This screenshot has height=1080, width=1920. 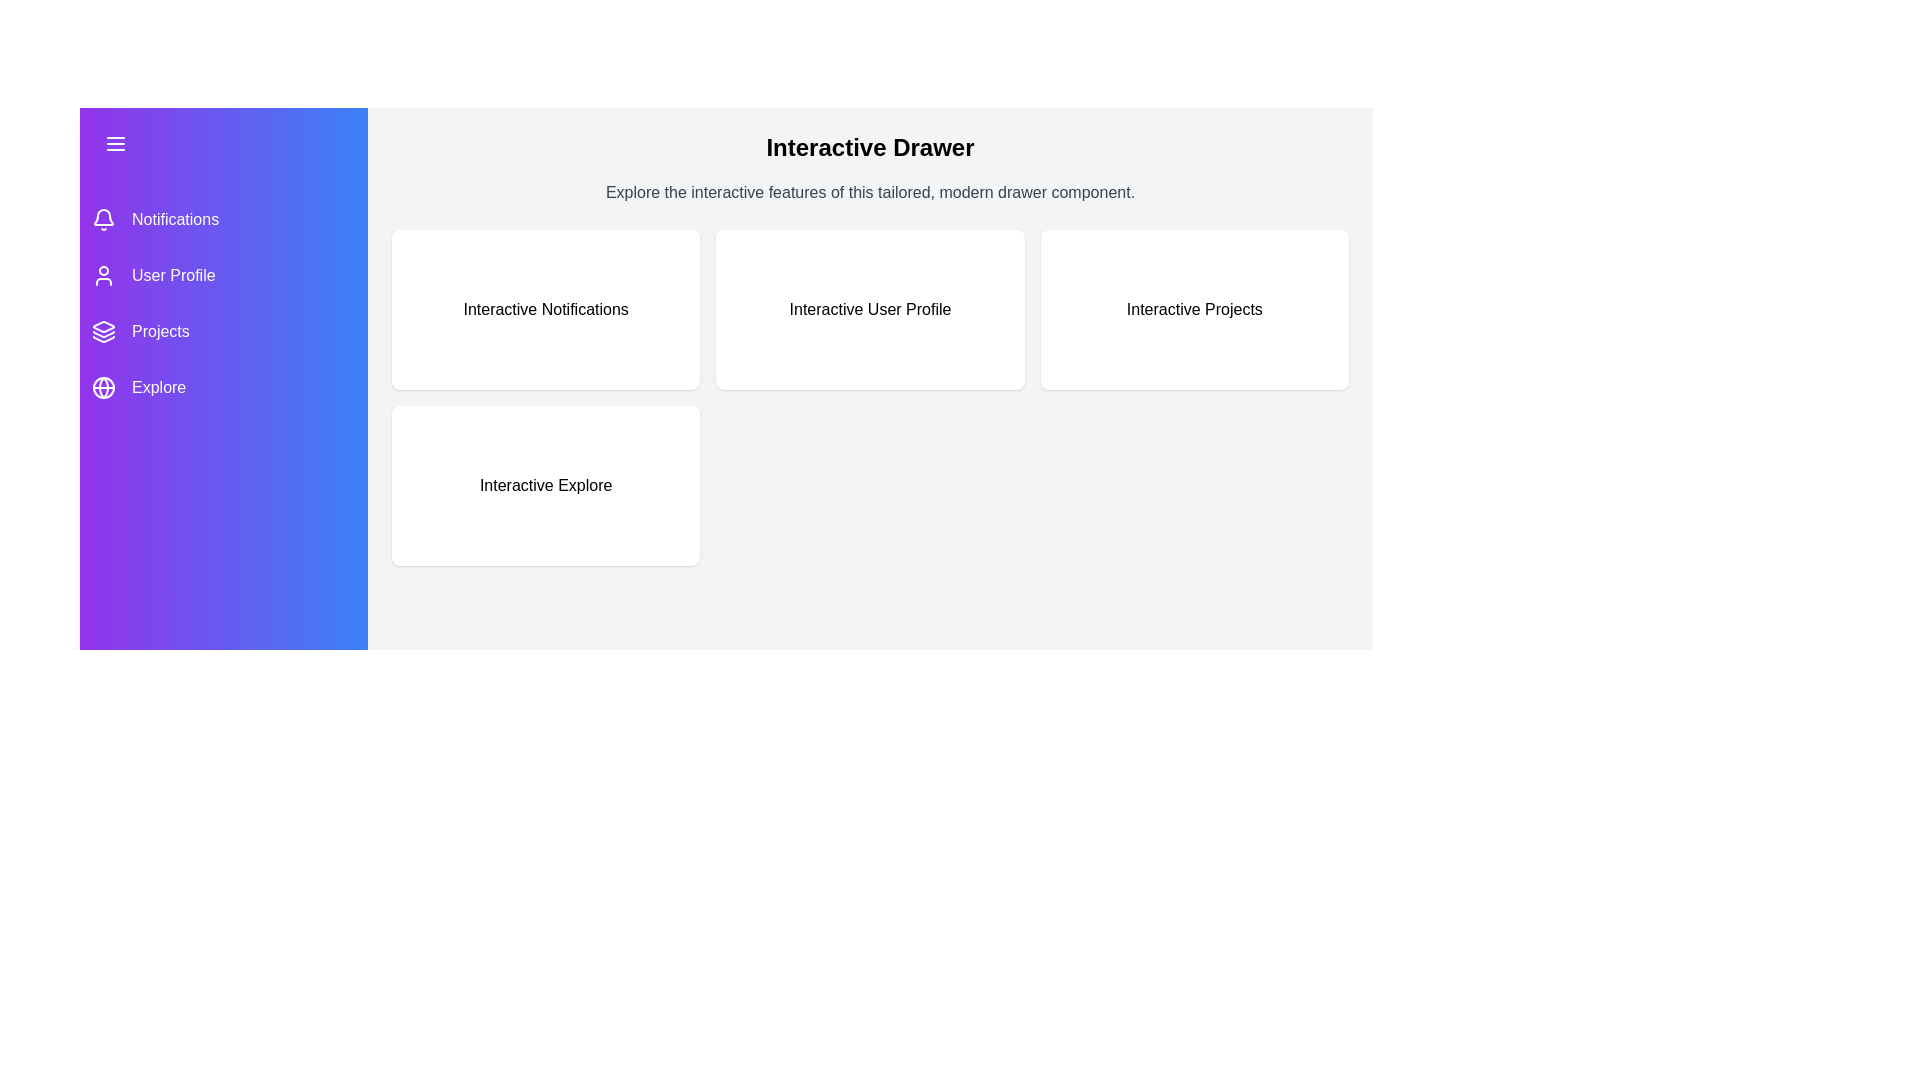 I want to click on the menu item User Profile to navigate, so click(x=224, y=276).